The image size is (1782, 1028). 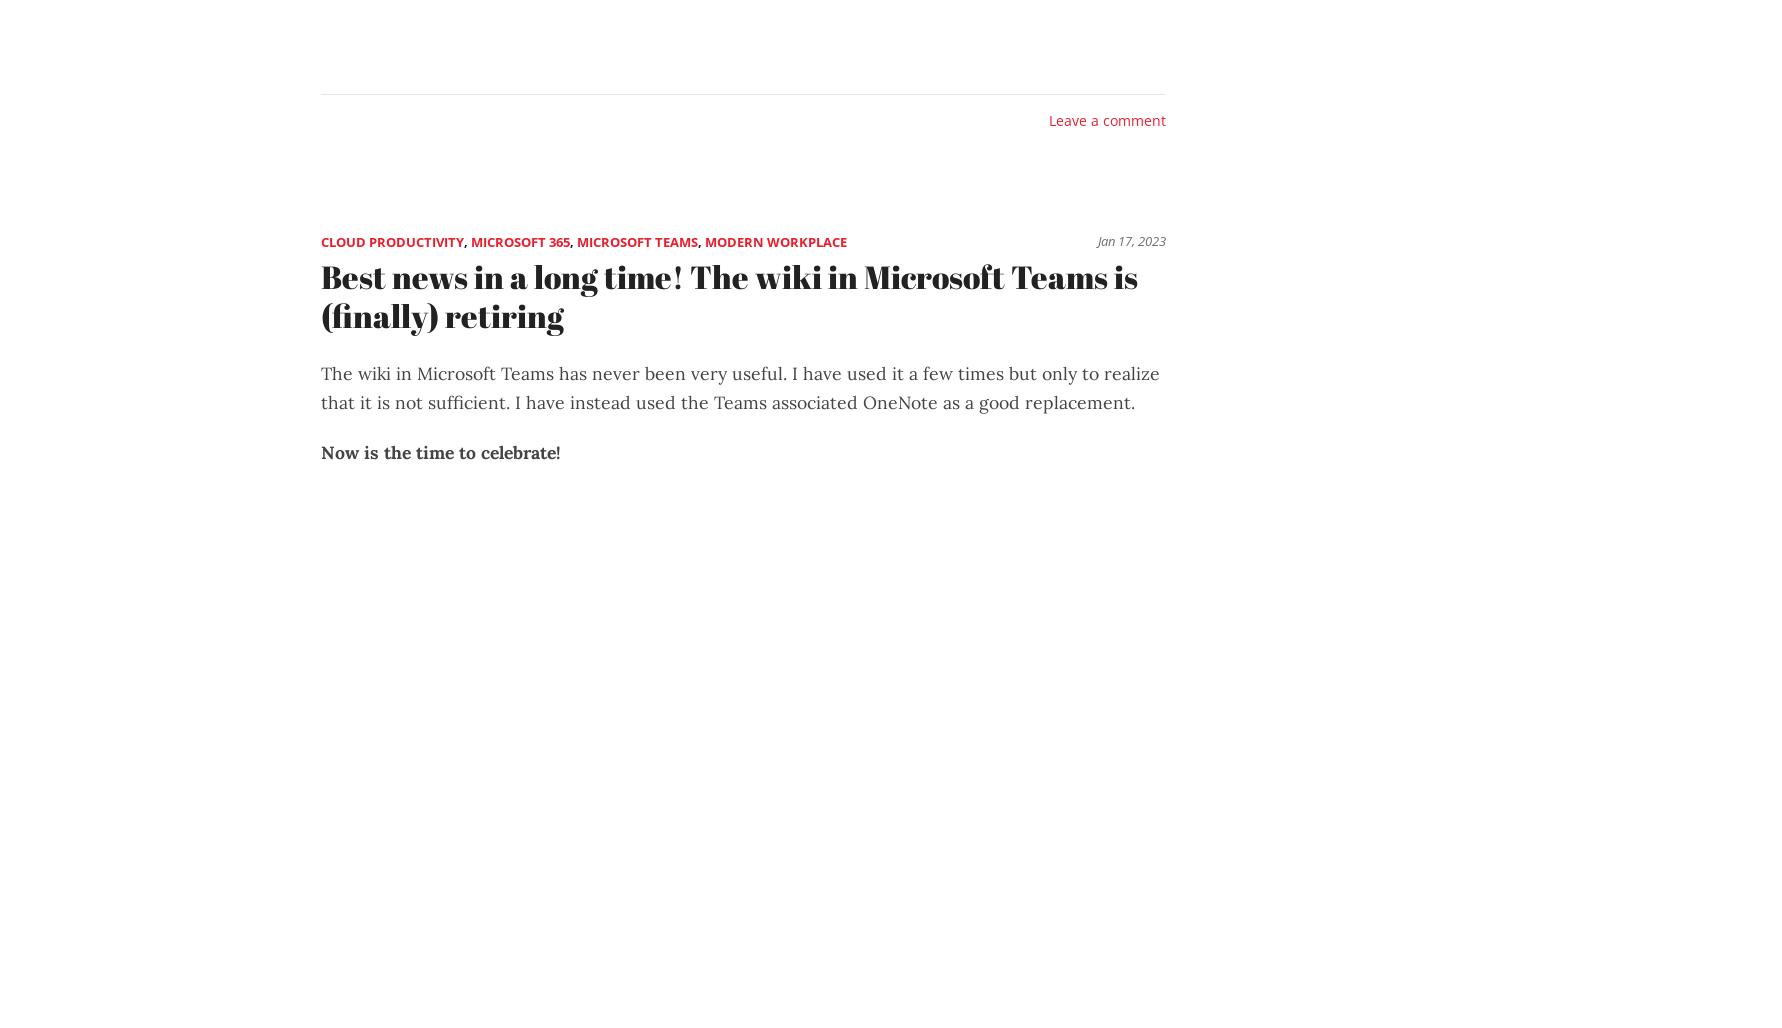 I want to click on 'Jan 17, 2023', so click(x=1131, y=239).